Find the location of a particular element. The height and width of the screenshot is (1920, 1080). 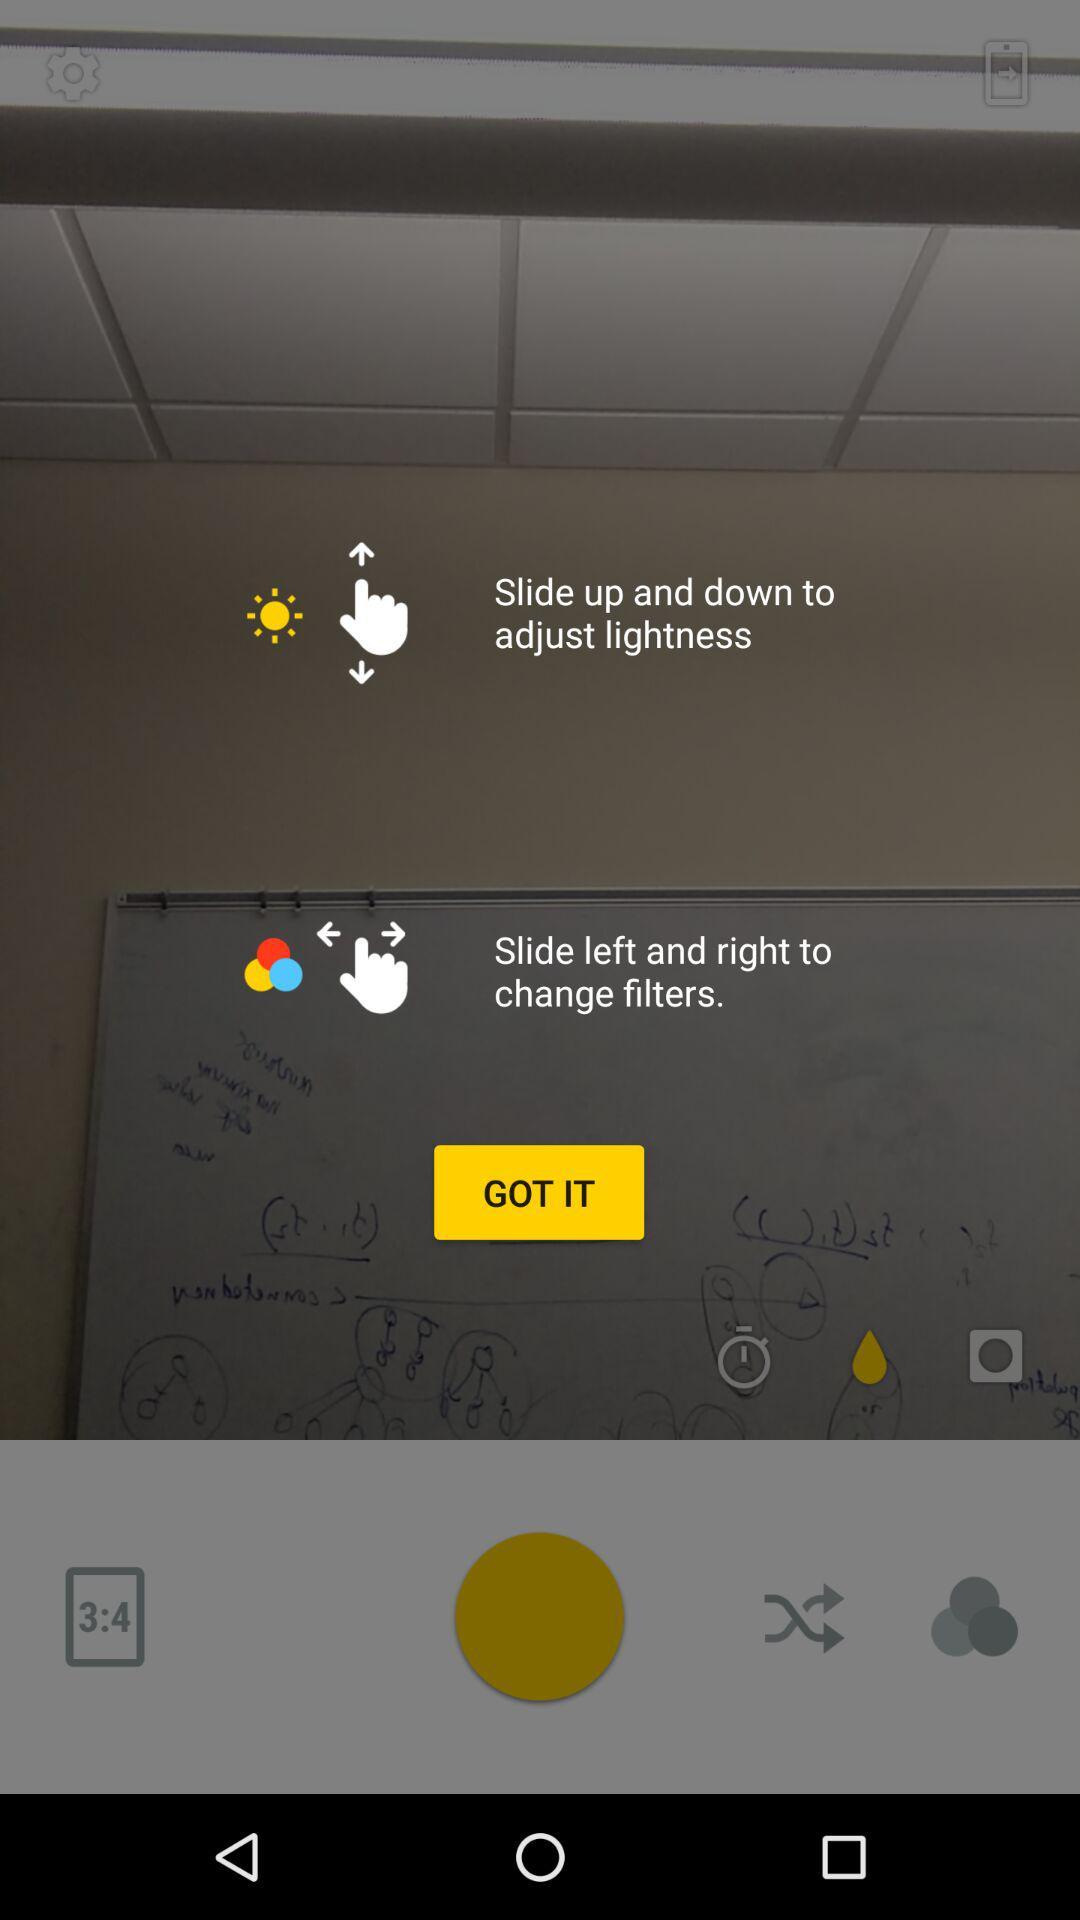

download is located at coordinates (805, 1617).